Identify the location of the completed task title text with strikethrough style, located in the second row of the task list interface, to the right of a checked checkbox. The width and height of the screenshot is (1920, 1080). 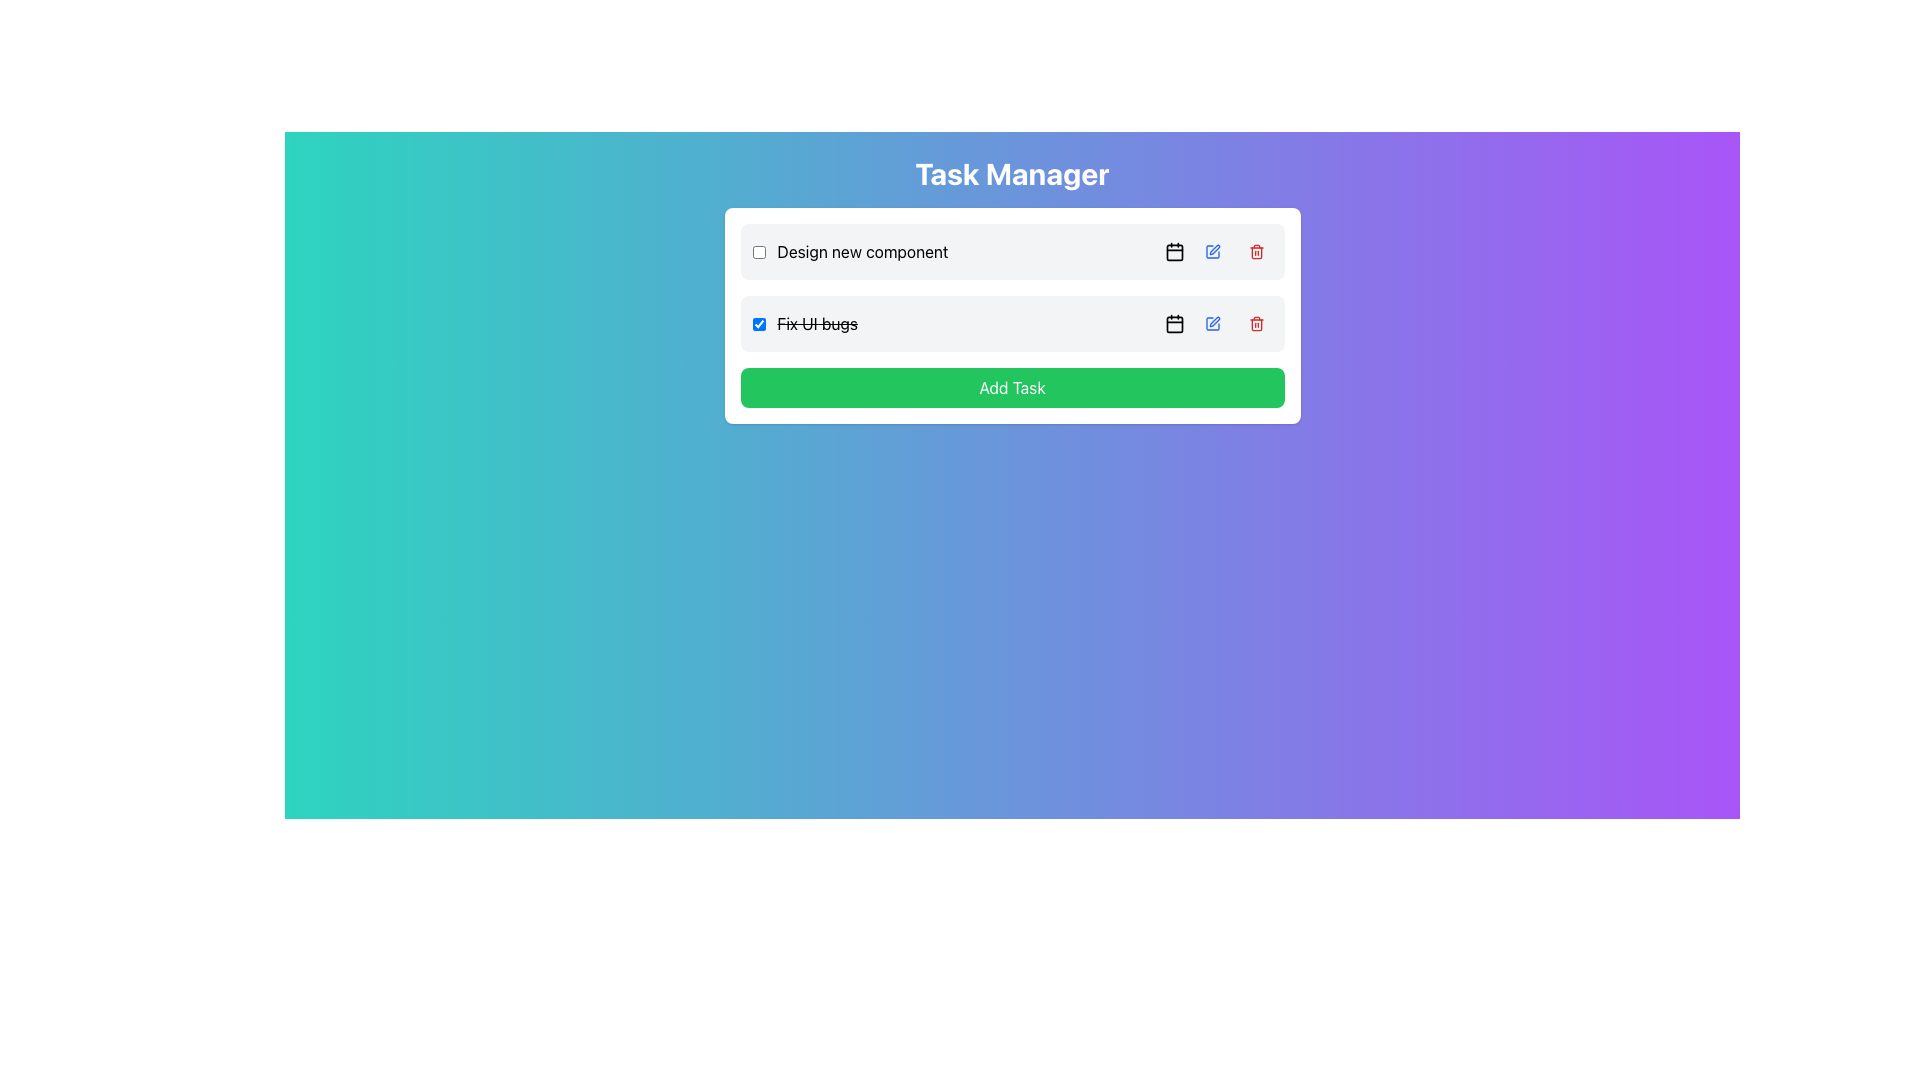
(817, 323).